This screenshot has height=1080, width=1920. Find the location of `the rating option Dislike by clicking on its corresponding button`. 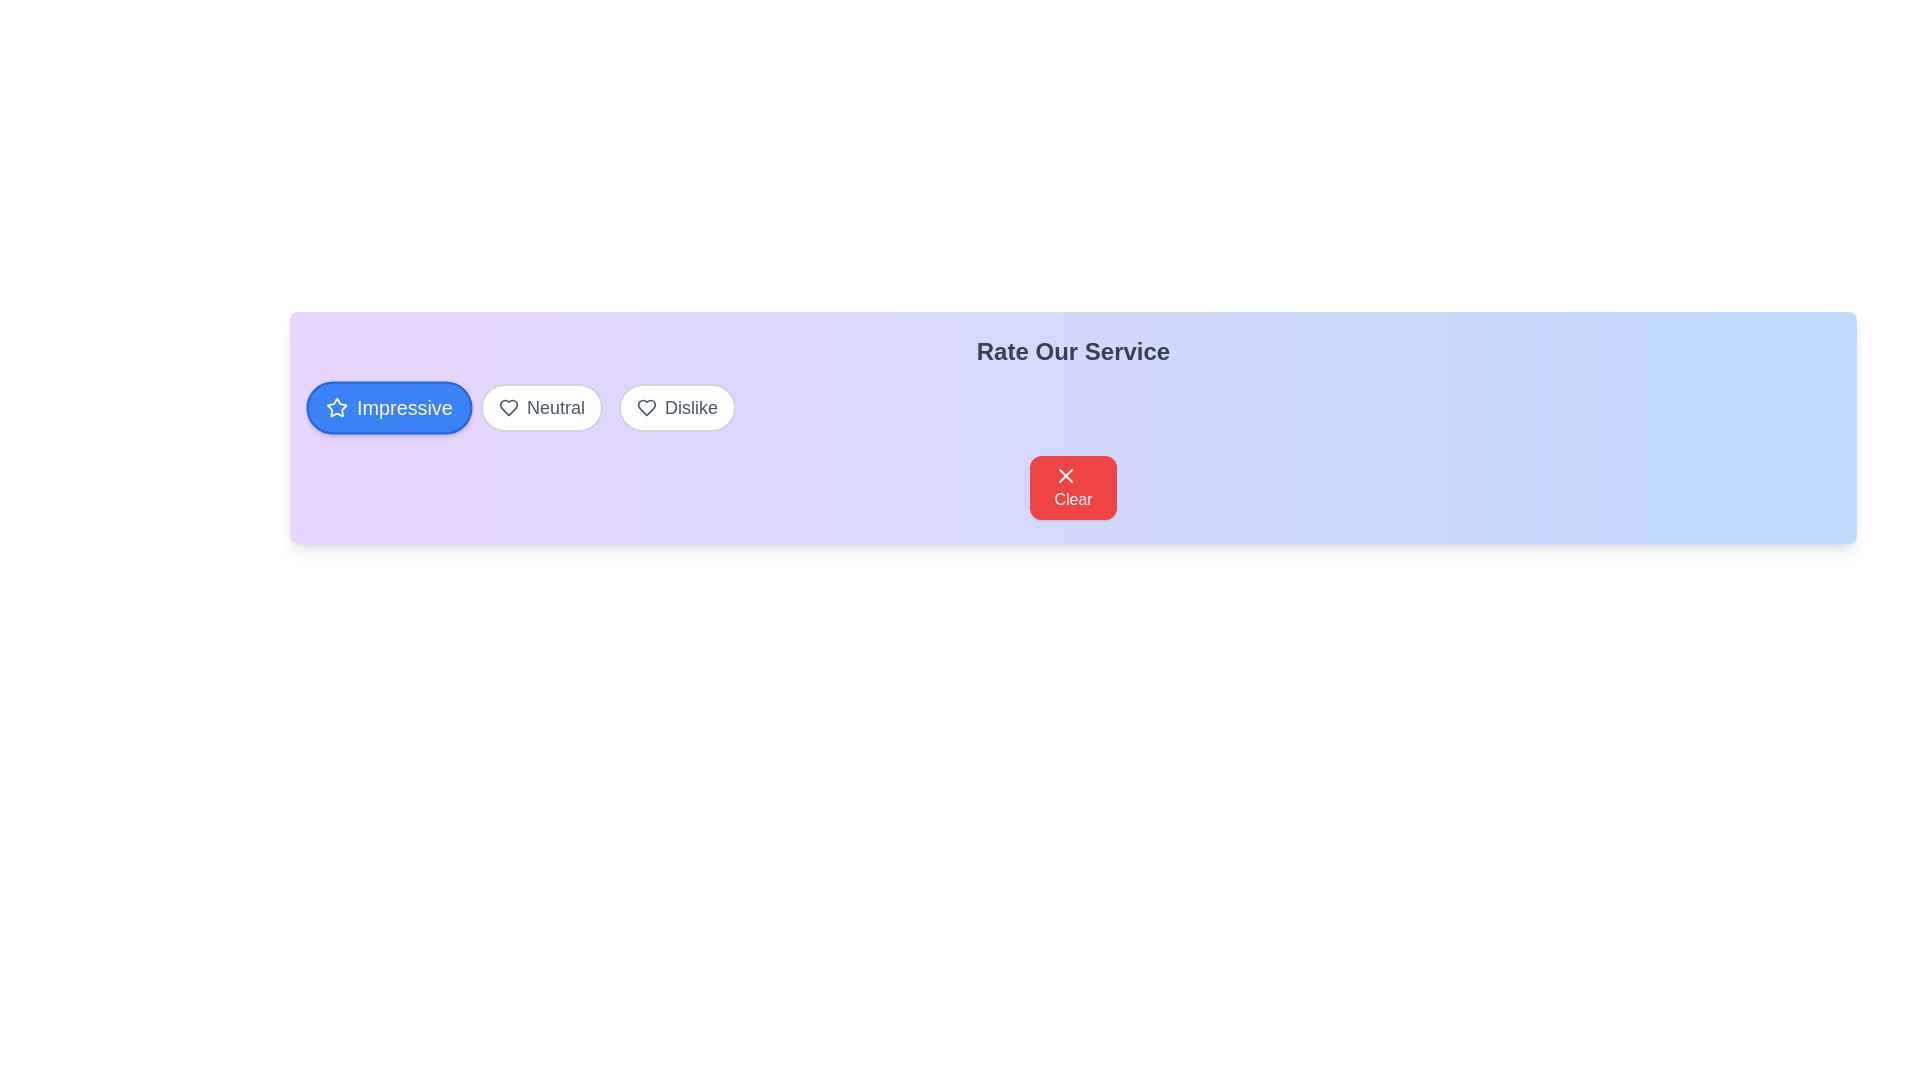

the rating option Dislike by clicking on its corresponding button is located at coordinates (677, 407).